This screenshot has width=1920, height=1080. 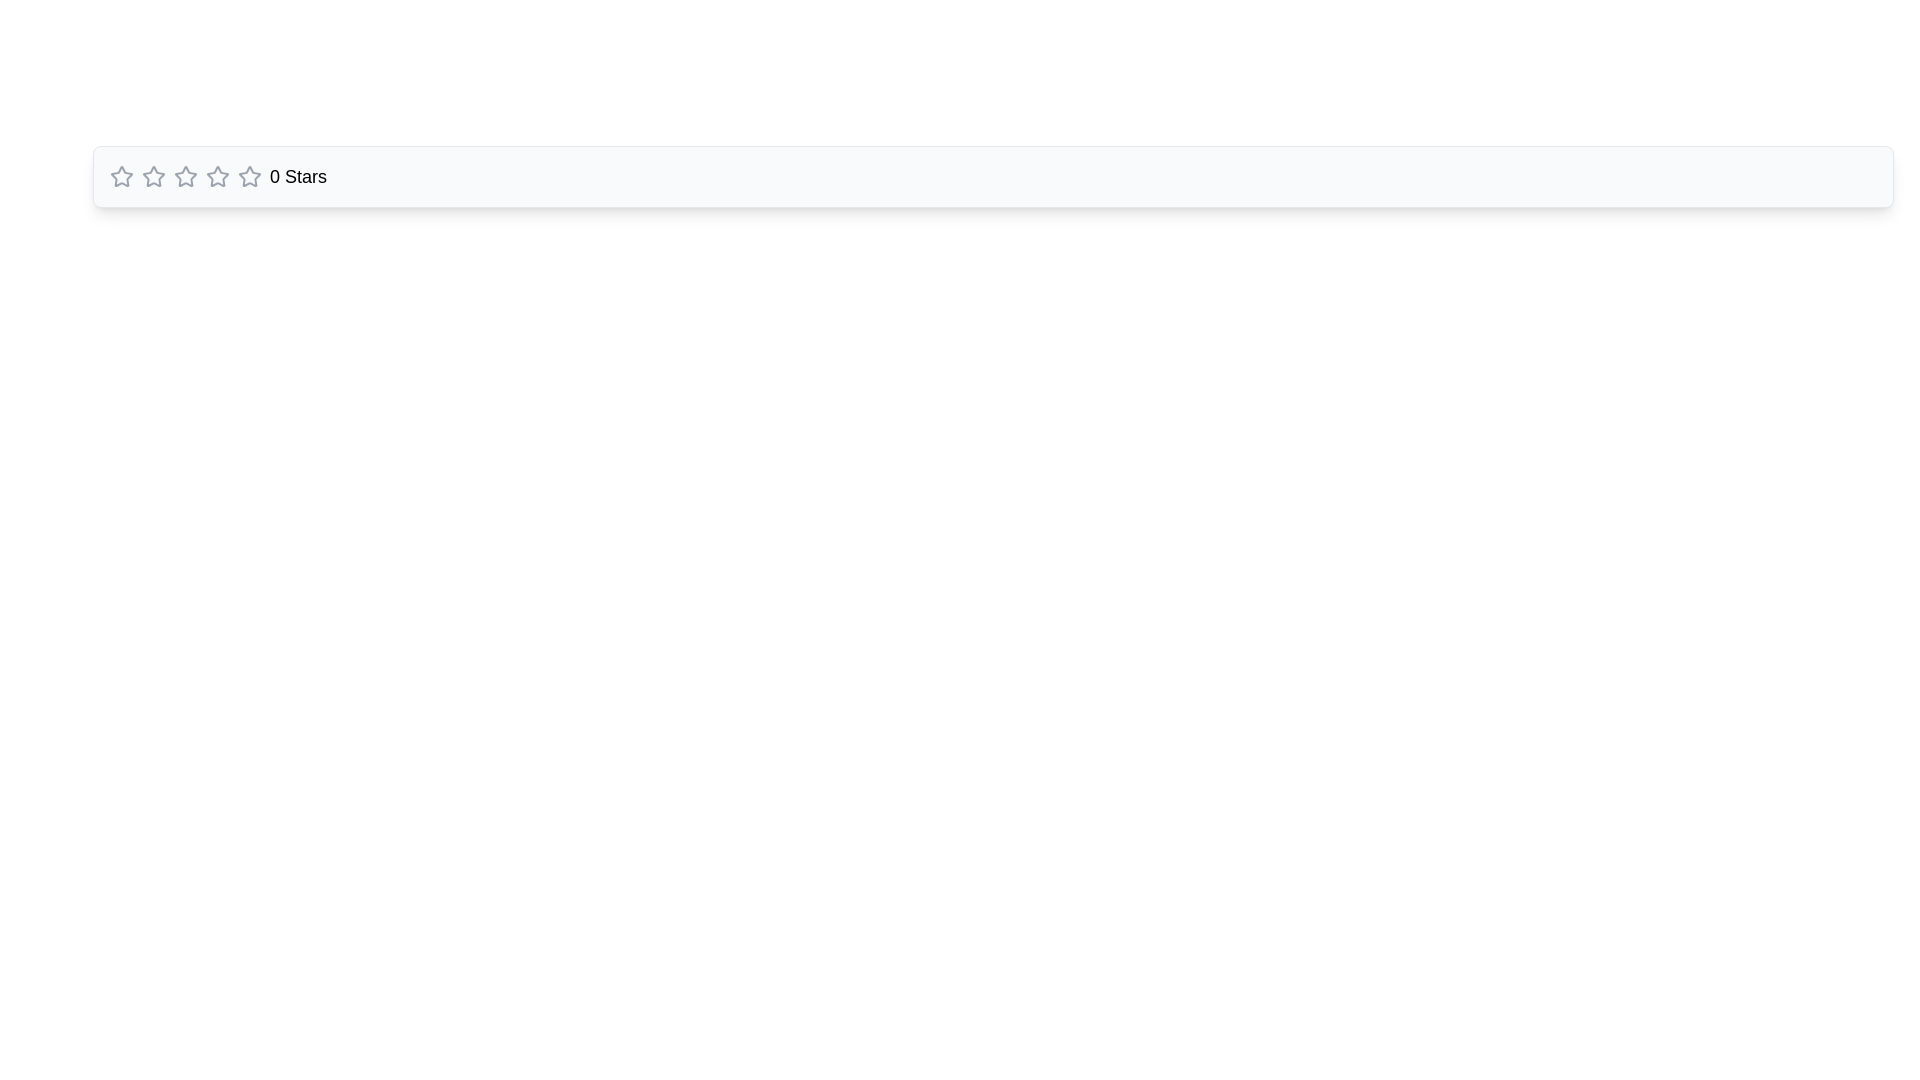 What do you see at coordinates (152, 176) in the screenshot?
I see `the second star icon in the star-rating UI component` at bounding box center [152, 176].